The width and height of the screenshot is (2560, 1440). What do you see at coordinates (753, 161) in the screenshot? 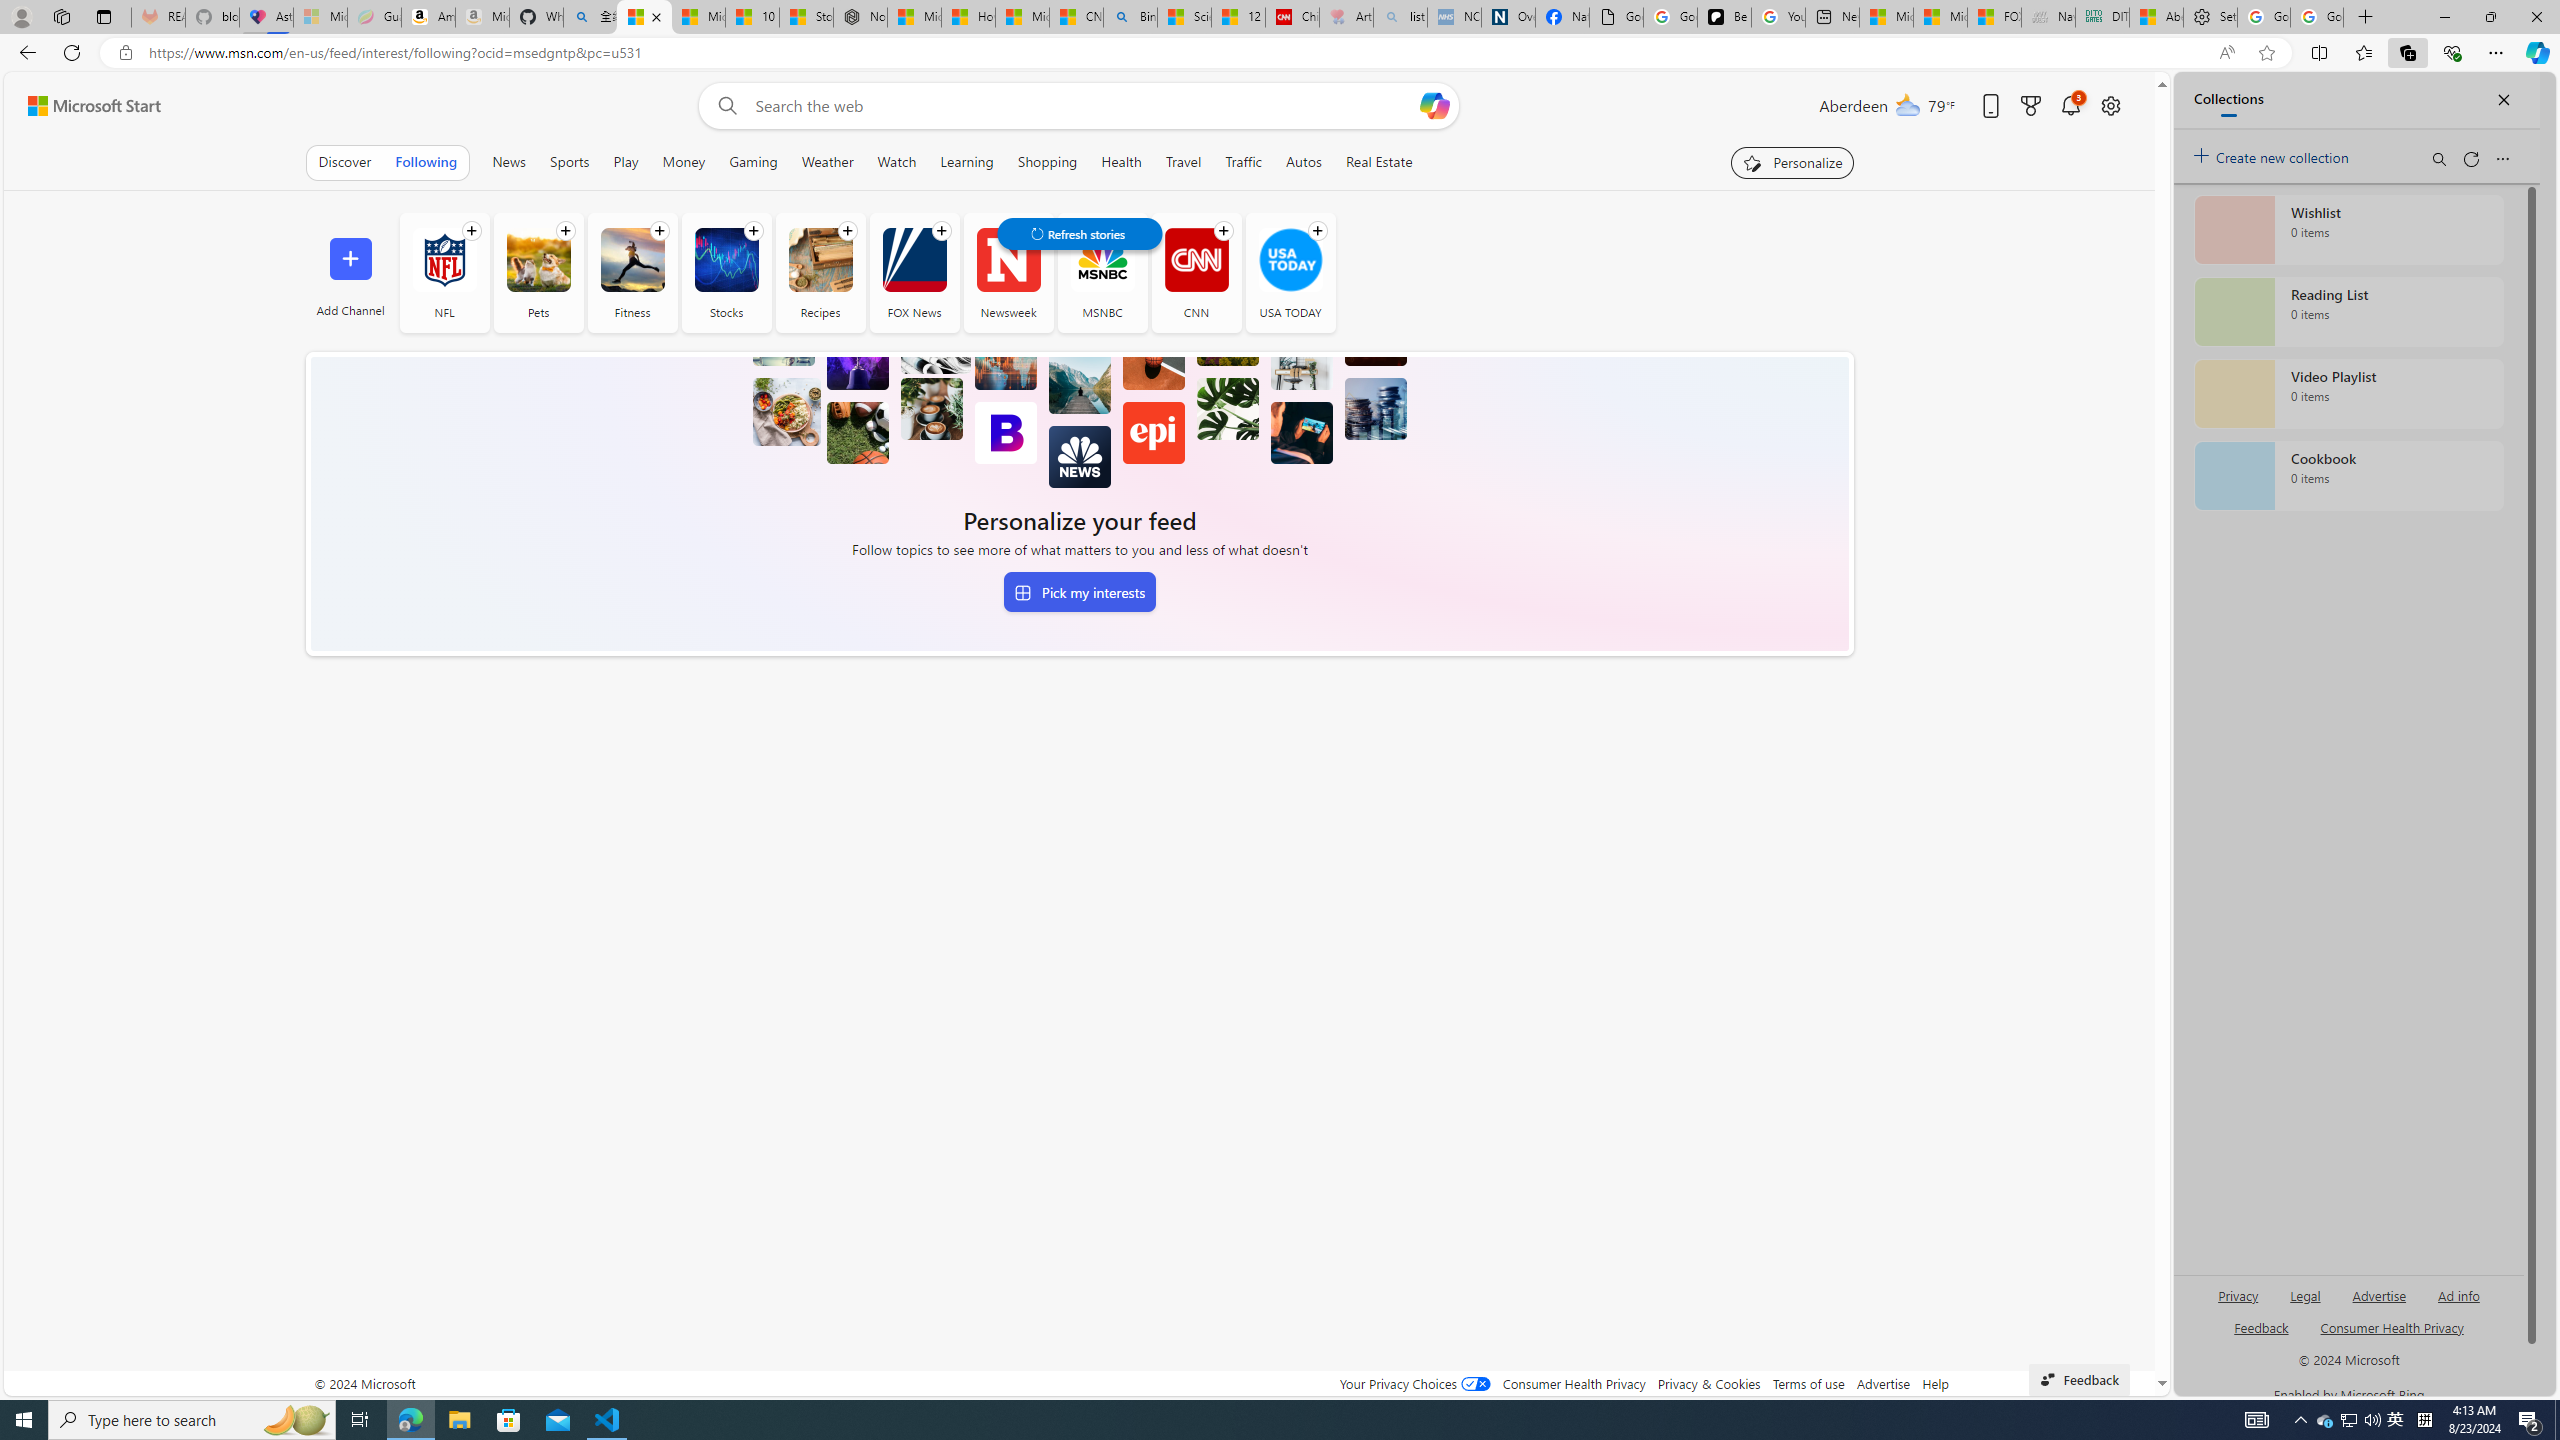
I see `'Gaming'` at bounding box center [753, 161].